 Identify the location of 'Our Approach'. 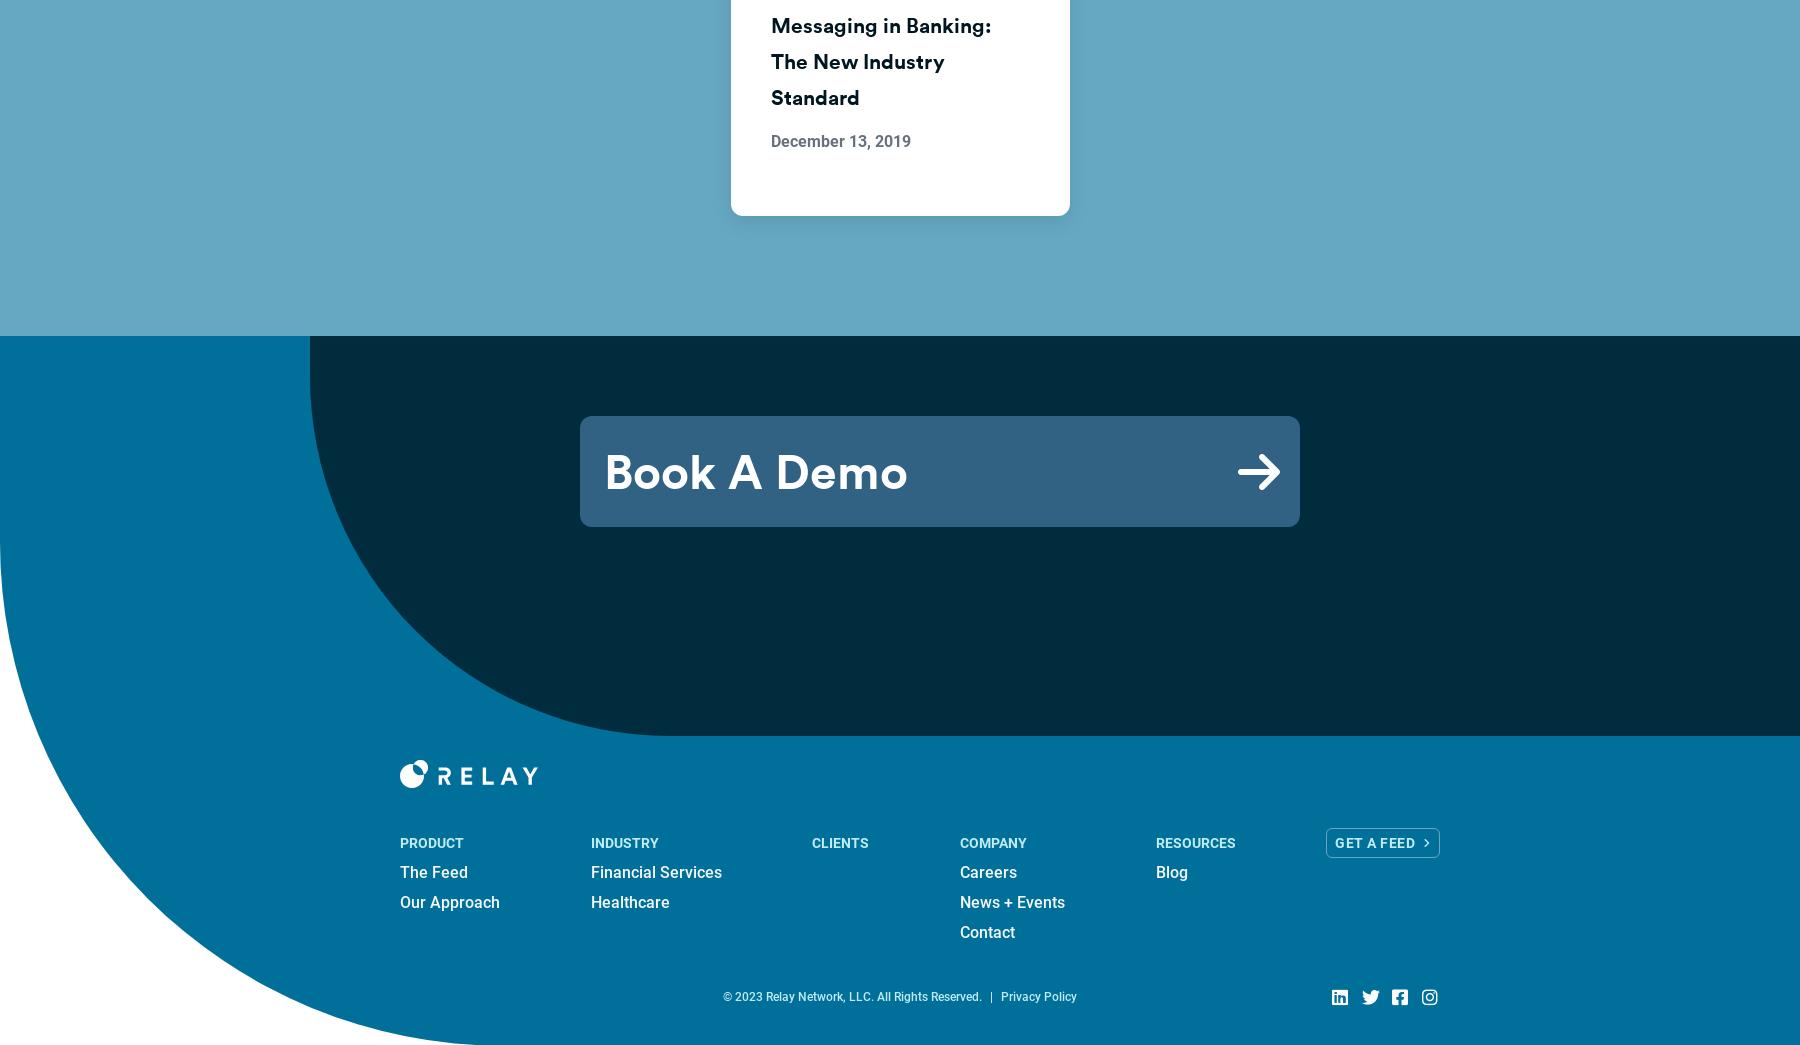
(399, 902).